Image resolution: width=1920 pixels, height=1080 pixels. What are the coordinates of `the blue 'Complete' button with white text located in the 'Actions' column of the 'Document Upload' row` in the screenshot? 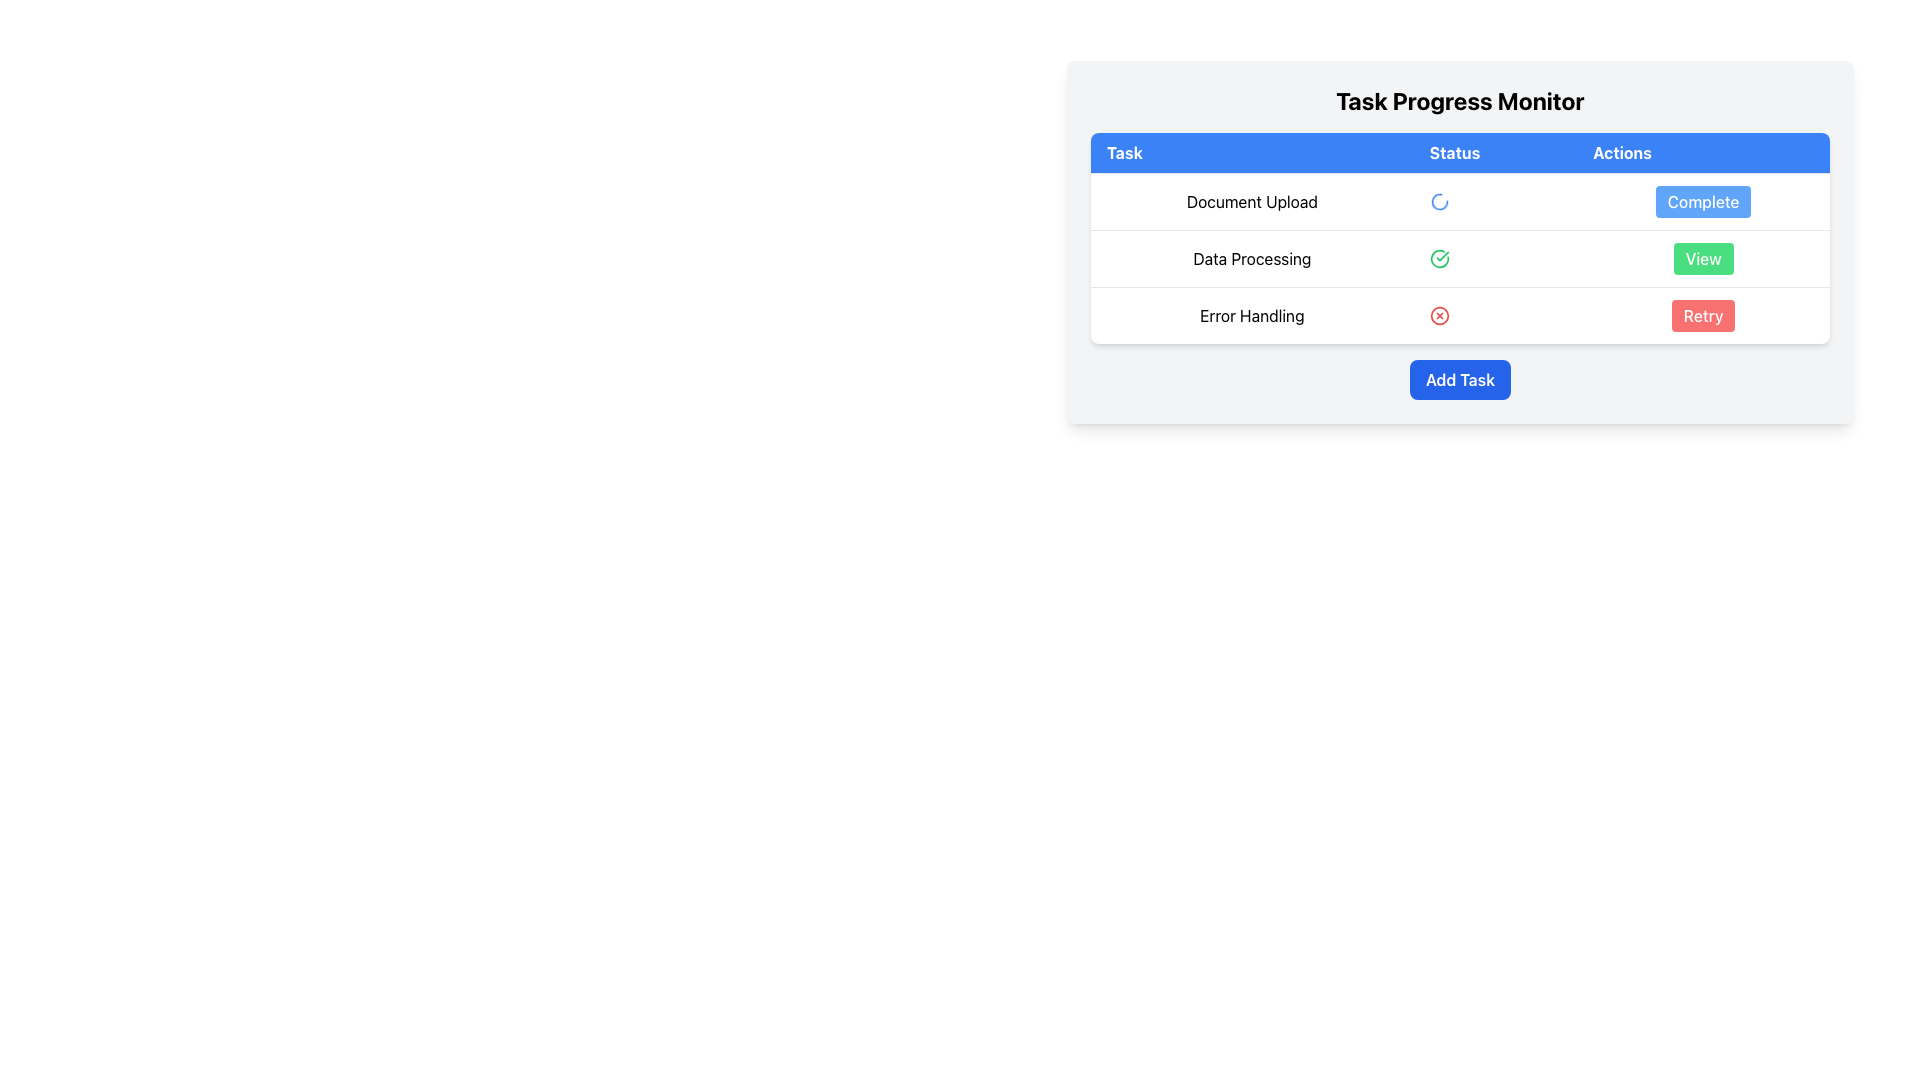 It's located at (1702, 201).